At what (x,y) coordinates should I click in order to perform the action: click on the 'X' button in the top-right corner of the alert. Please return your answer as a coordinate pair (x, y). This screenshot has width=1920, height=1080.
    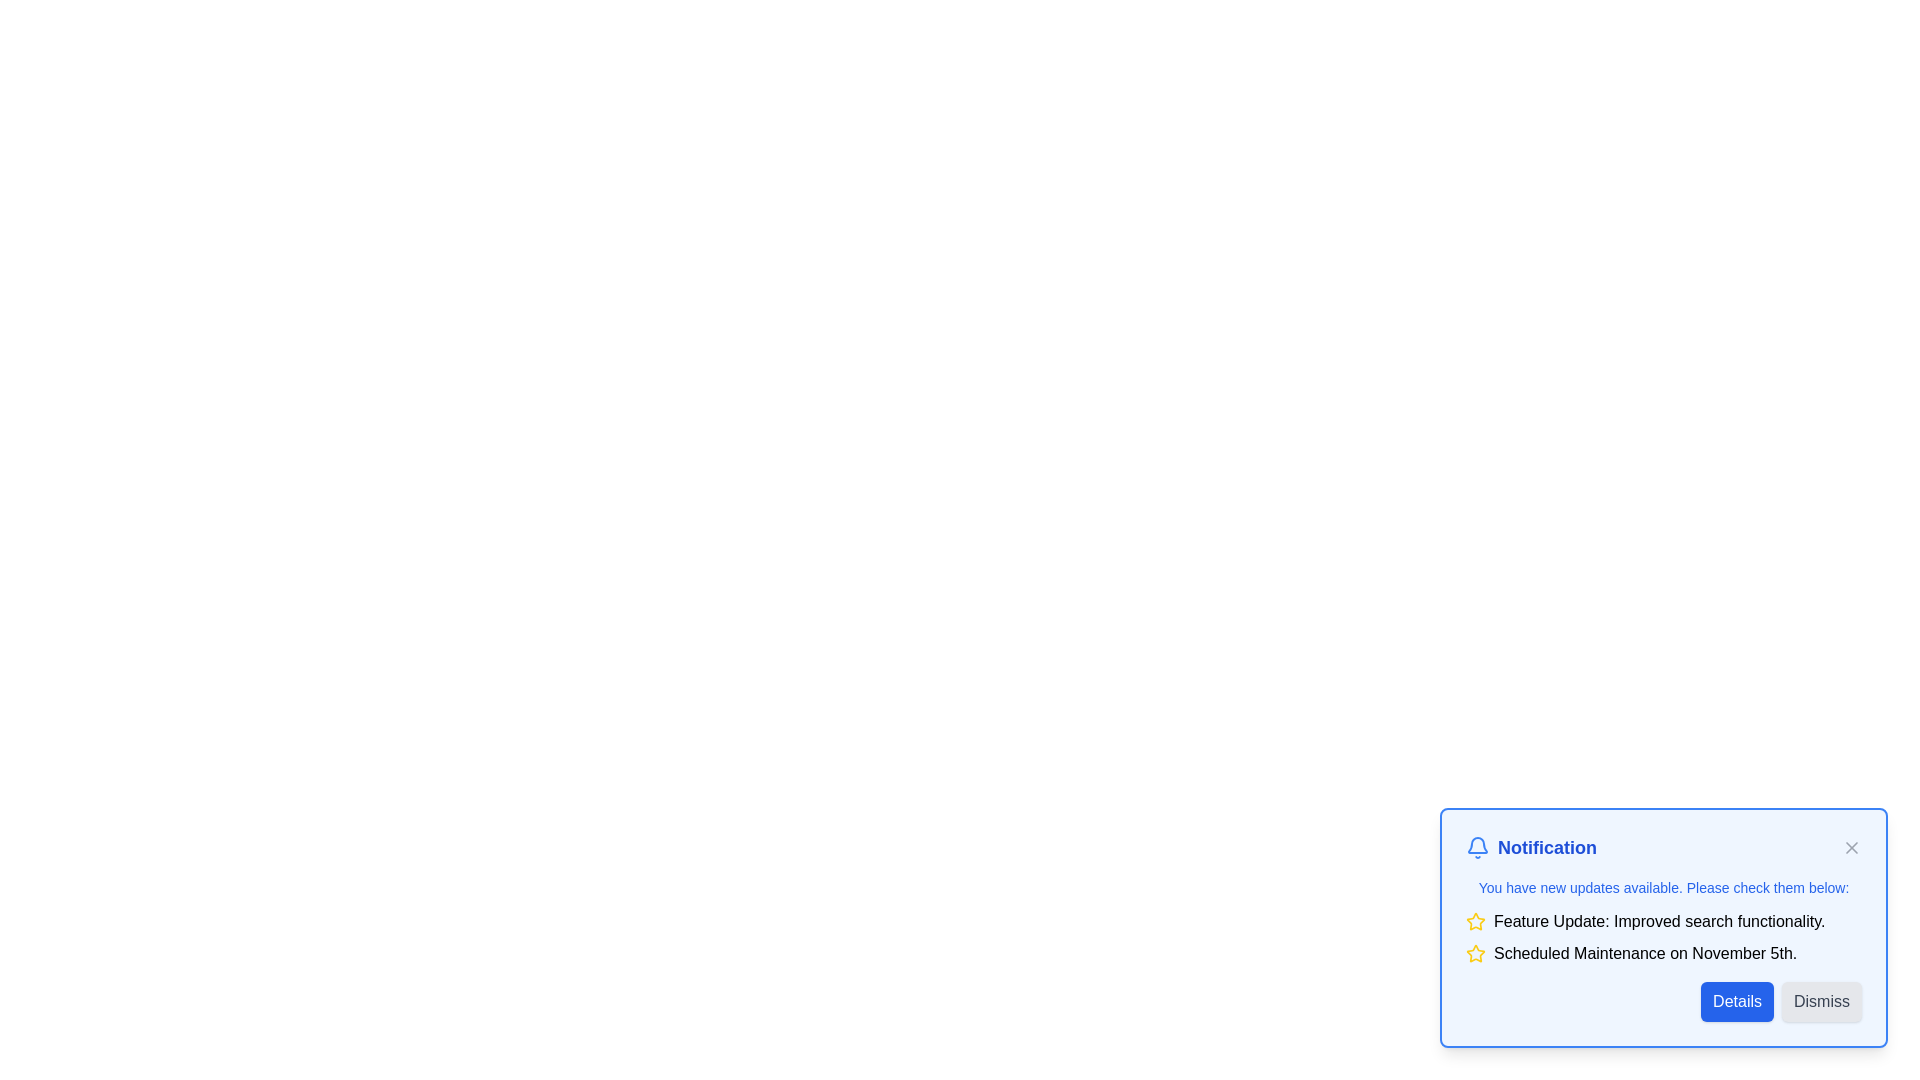
    Looking at the image, I should click on (1851, 848).